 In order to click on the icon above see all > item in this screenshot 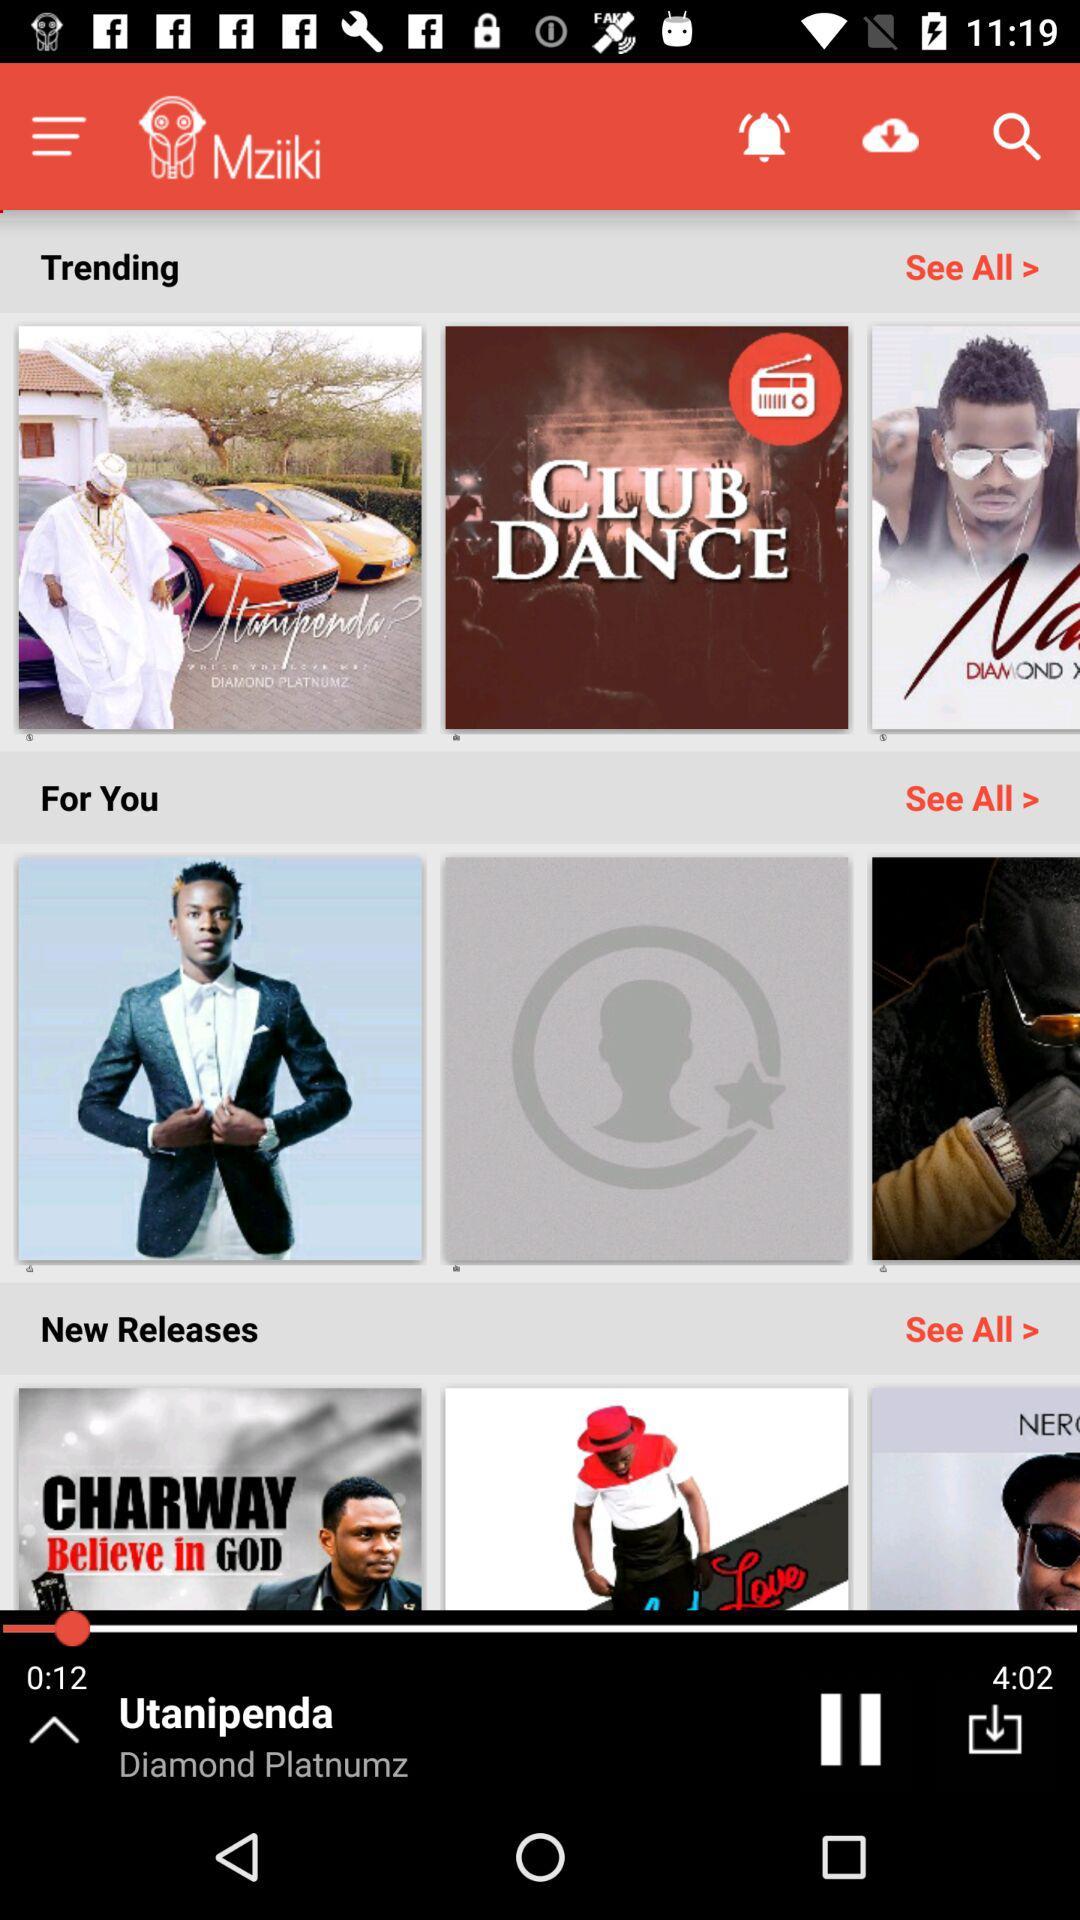, I will do `click(1017, 135)`.